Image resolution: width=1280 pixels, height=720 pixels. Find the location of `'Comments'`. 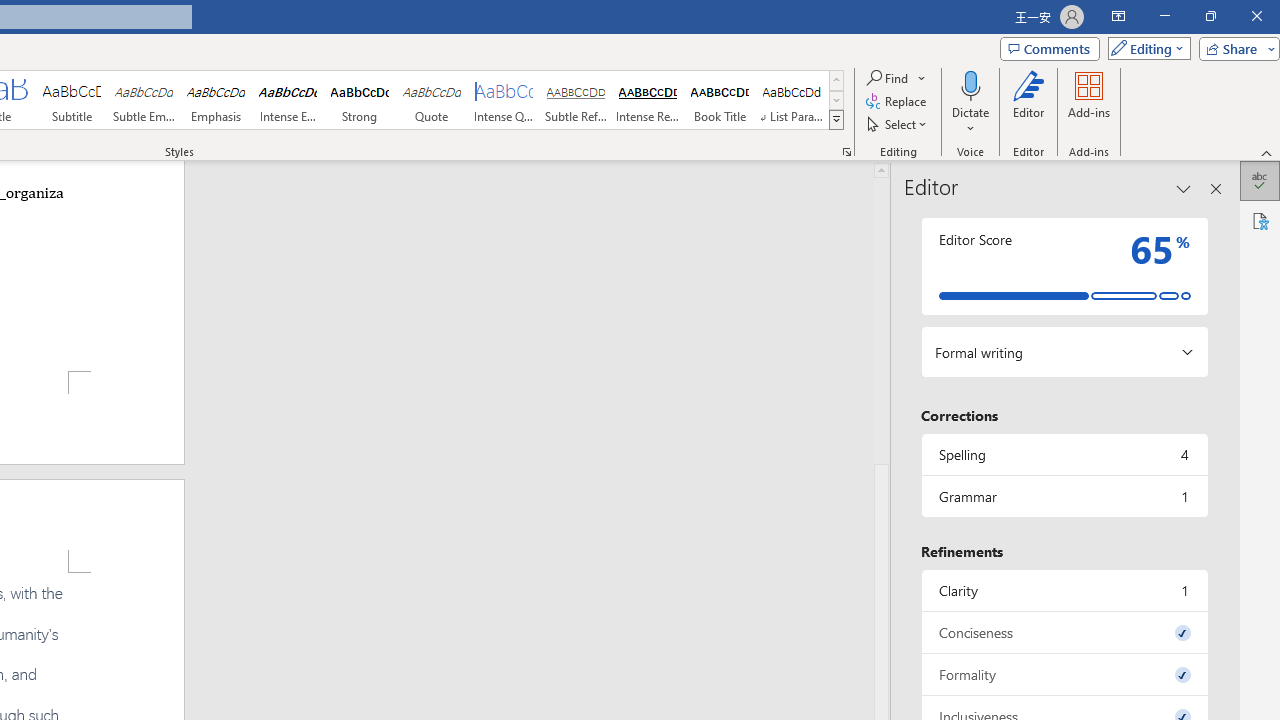

'Comments' is located at coordinates (1048, 47).